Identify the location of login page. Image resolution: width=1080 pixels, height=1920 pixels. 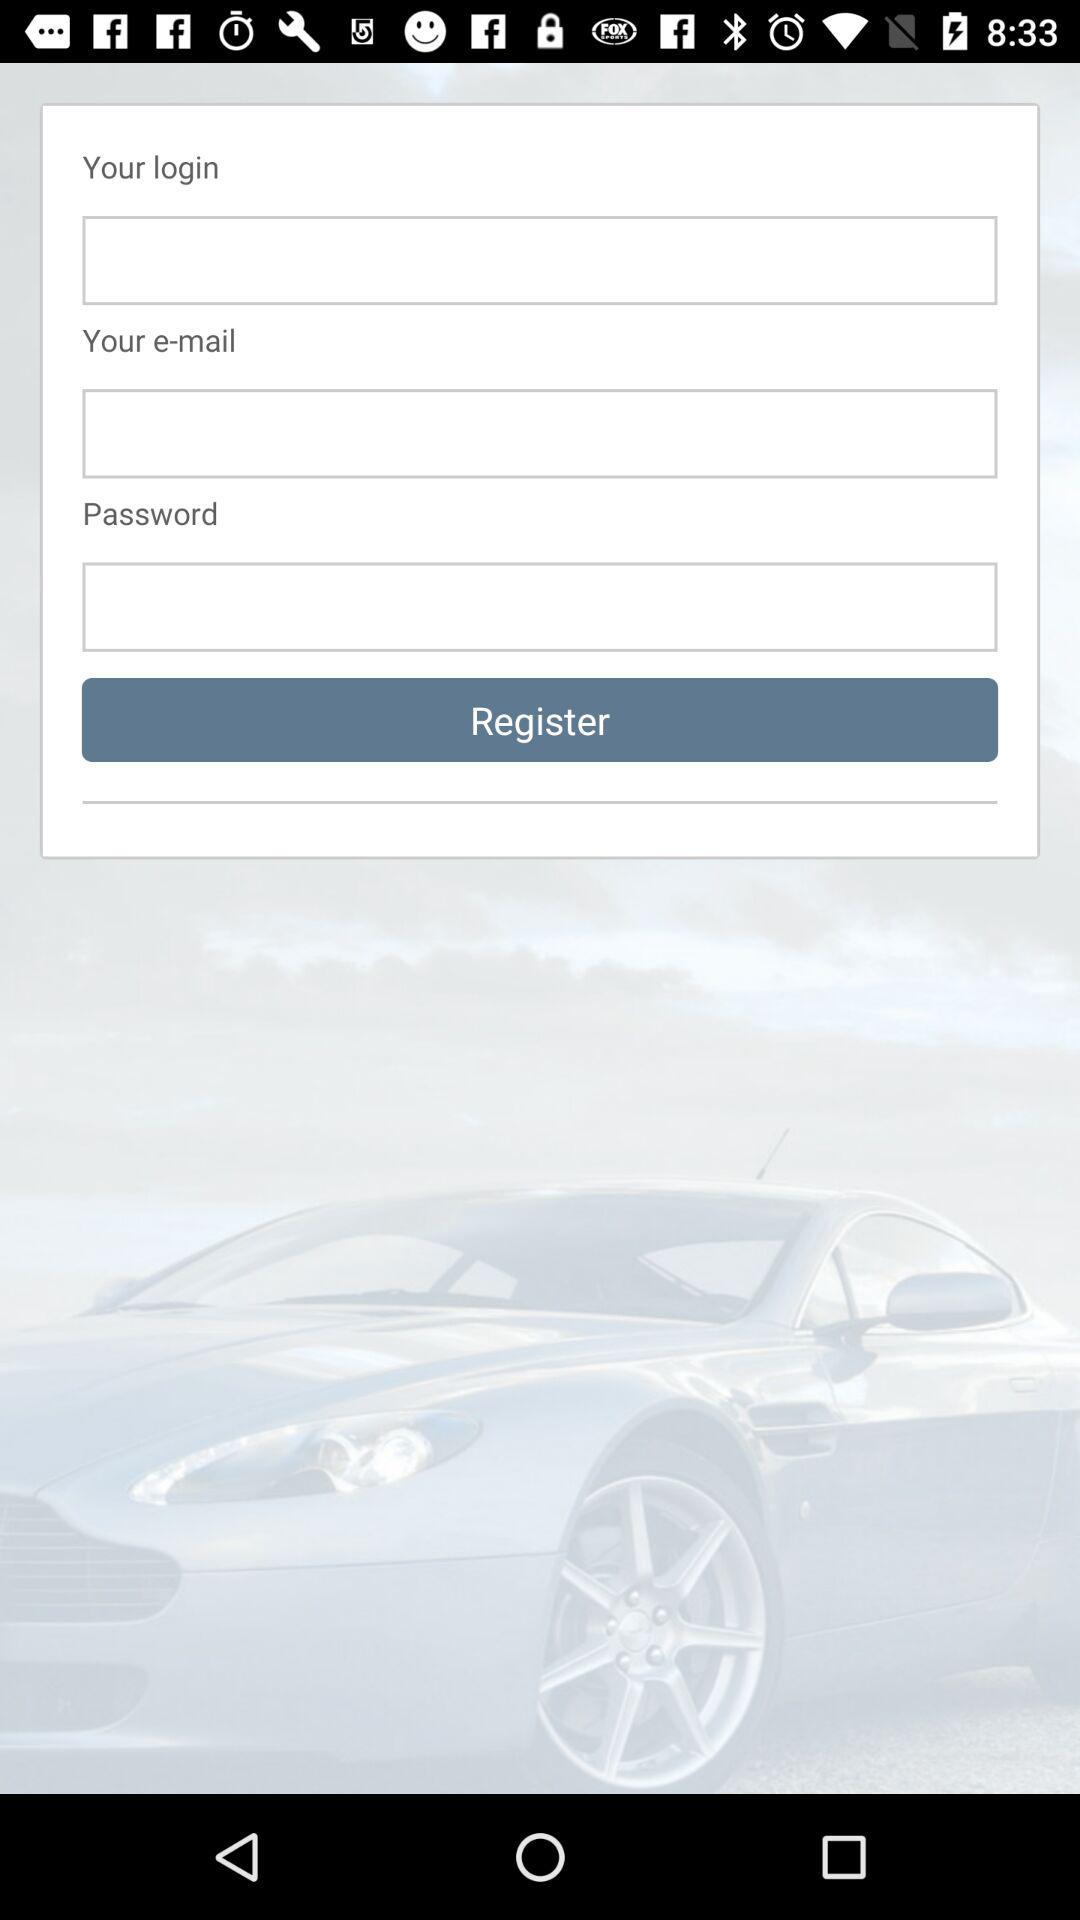
(540, 606).